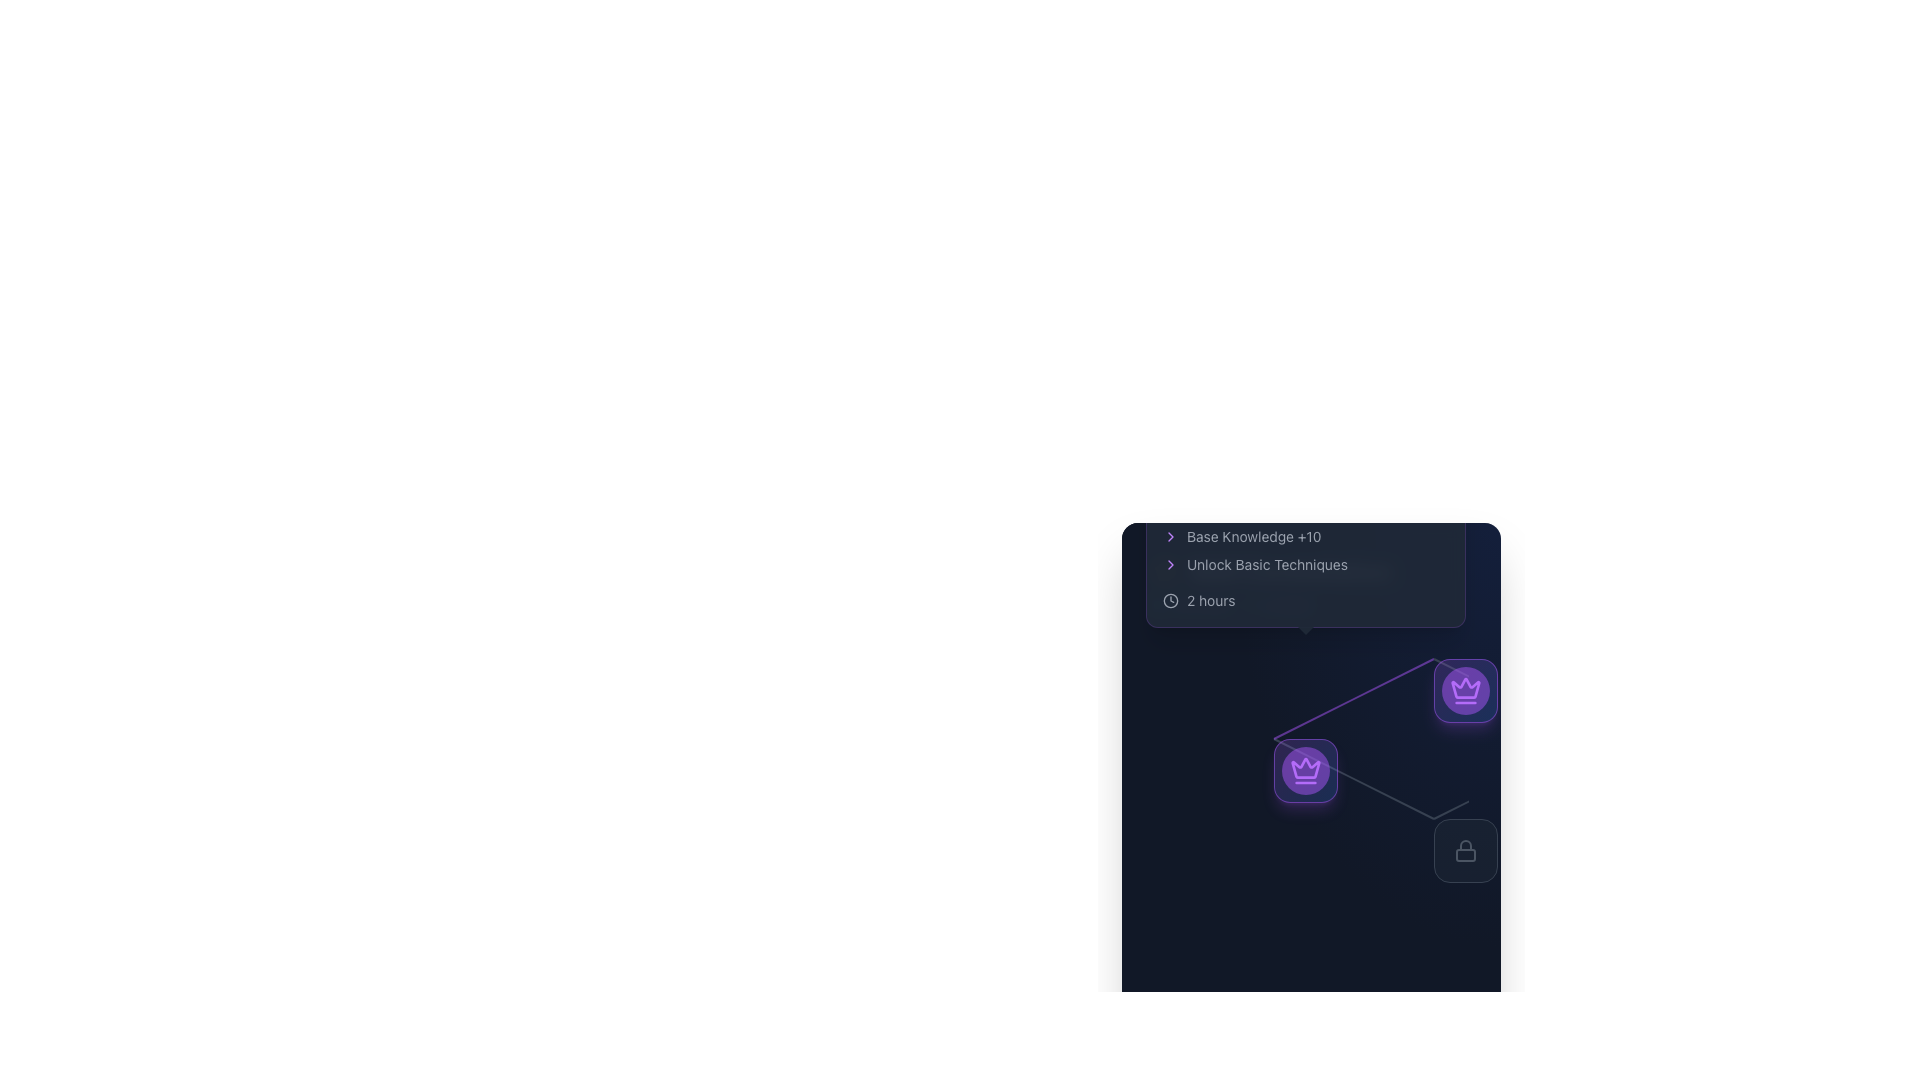 The height and width of the screenshot is (1080, 1920). What do you see at coordinates (1465, 687) in the screenshot?
I see `the decorative iconography element that signifies achievement, located on the right side of the visual diagram` at bounding box center [1465, 687].